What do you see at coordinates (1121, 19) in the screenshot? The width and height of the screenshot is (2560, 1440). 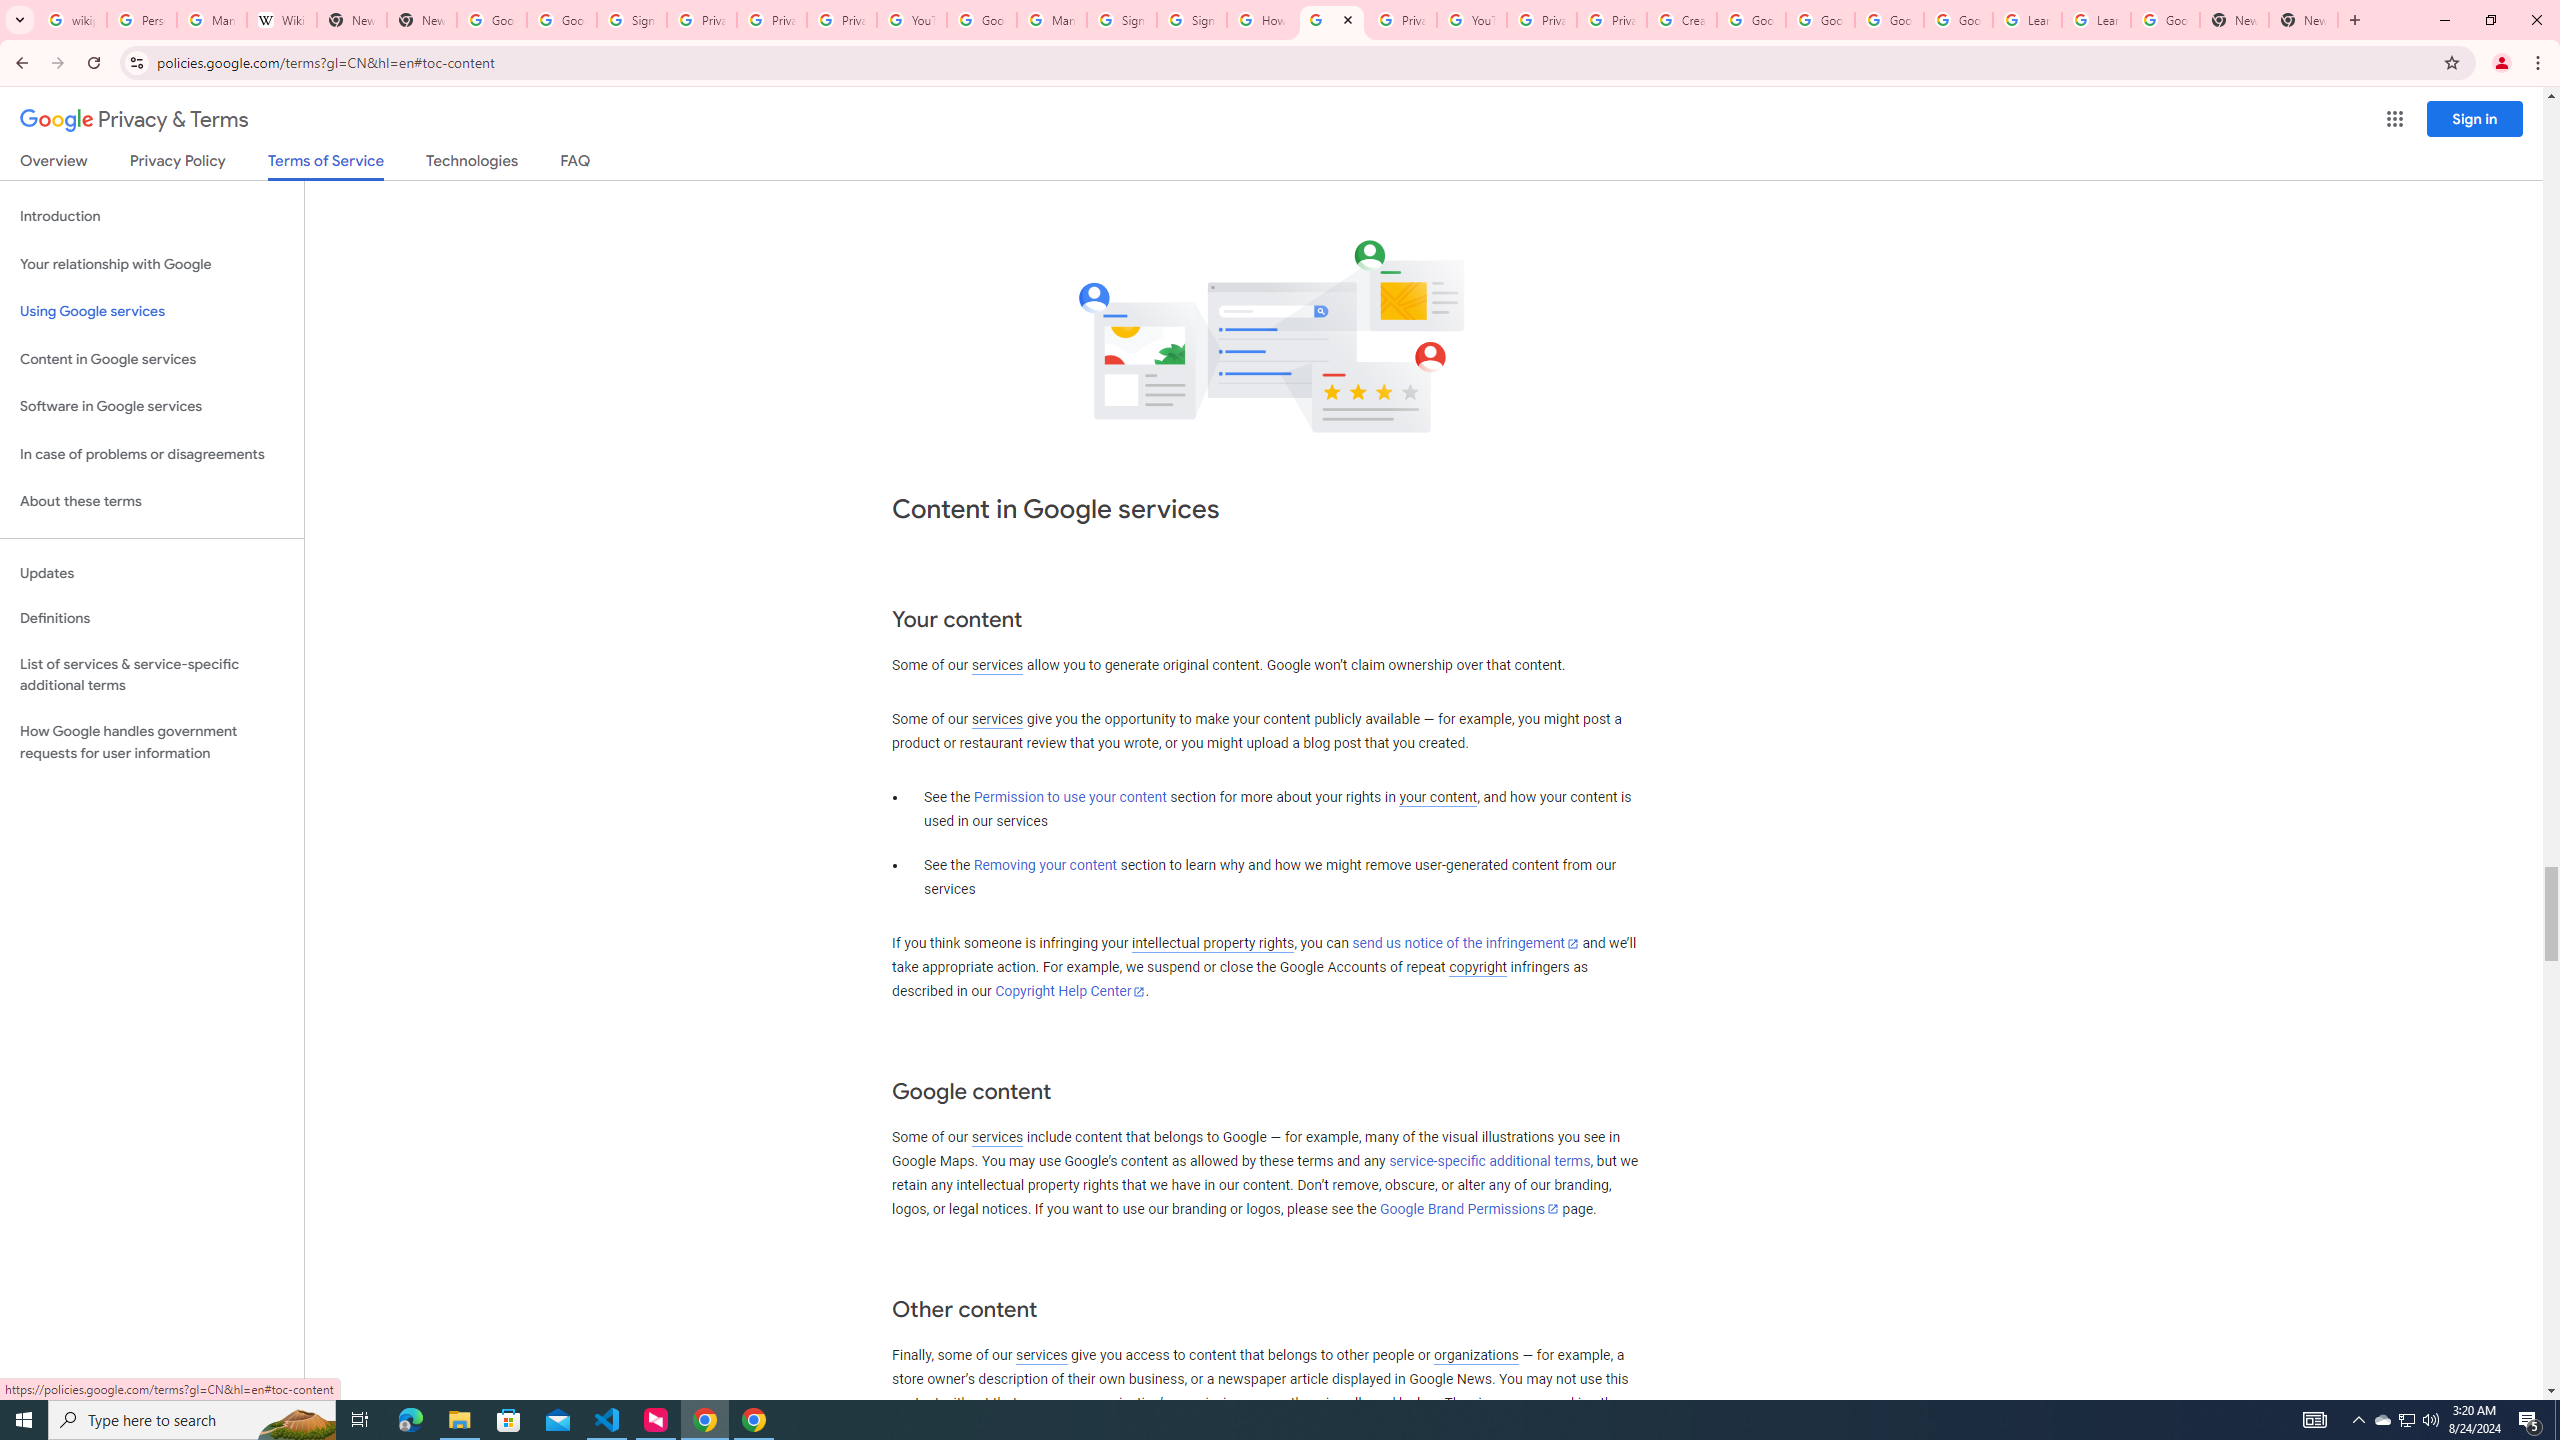 I see `'Sign in - Google Accounts'` at bounding box center [1121, 19].